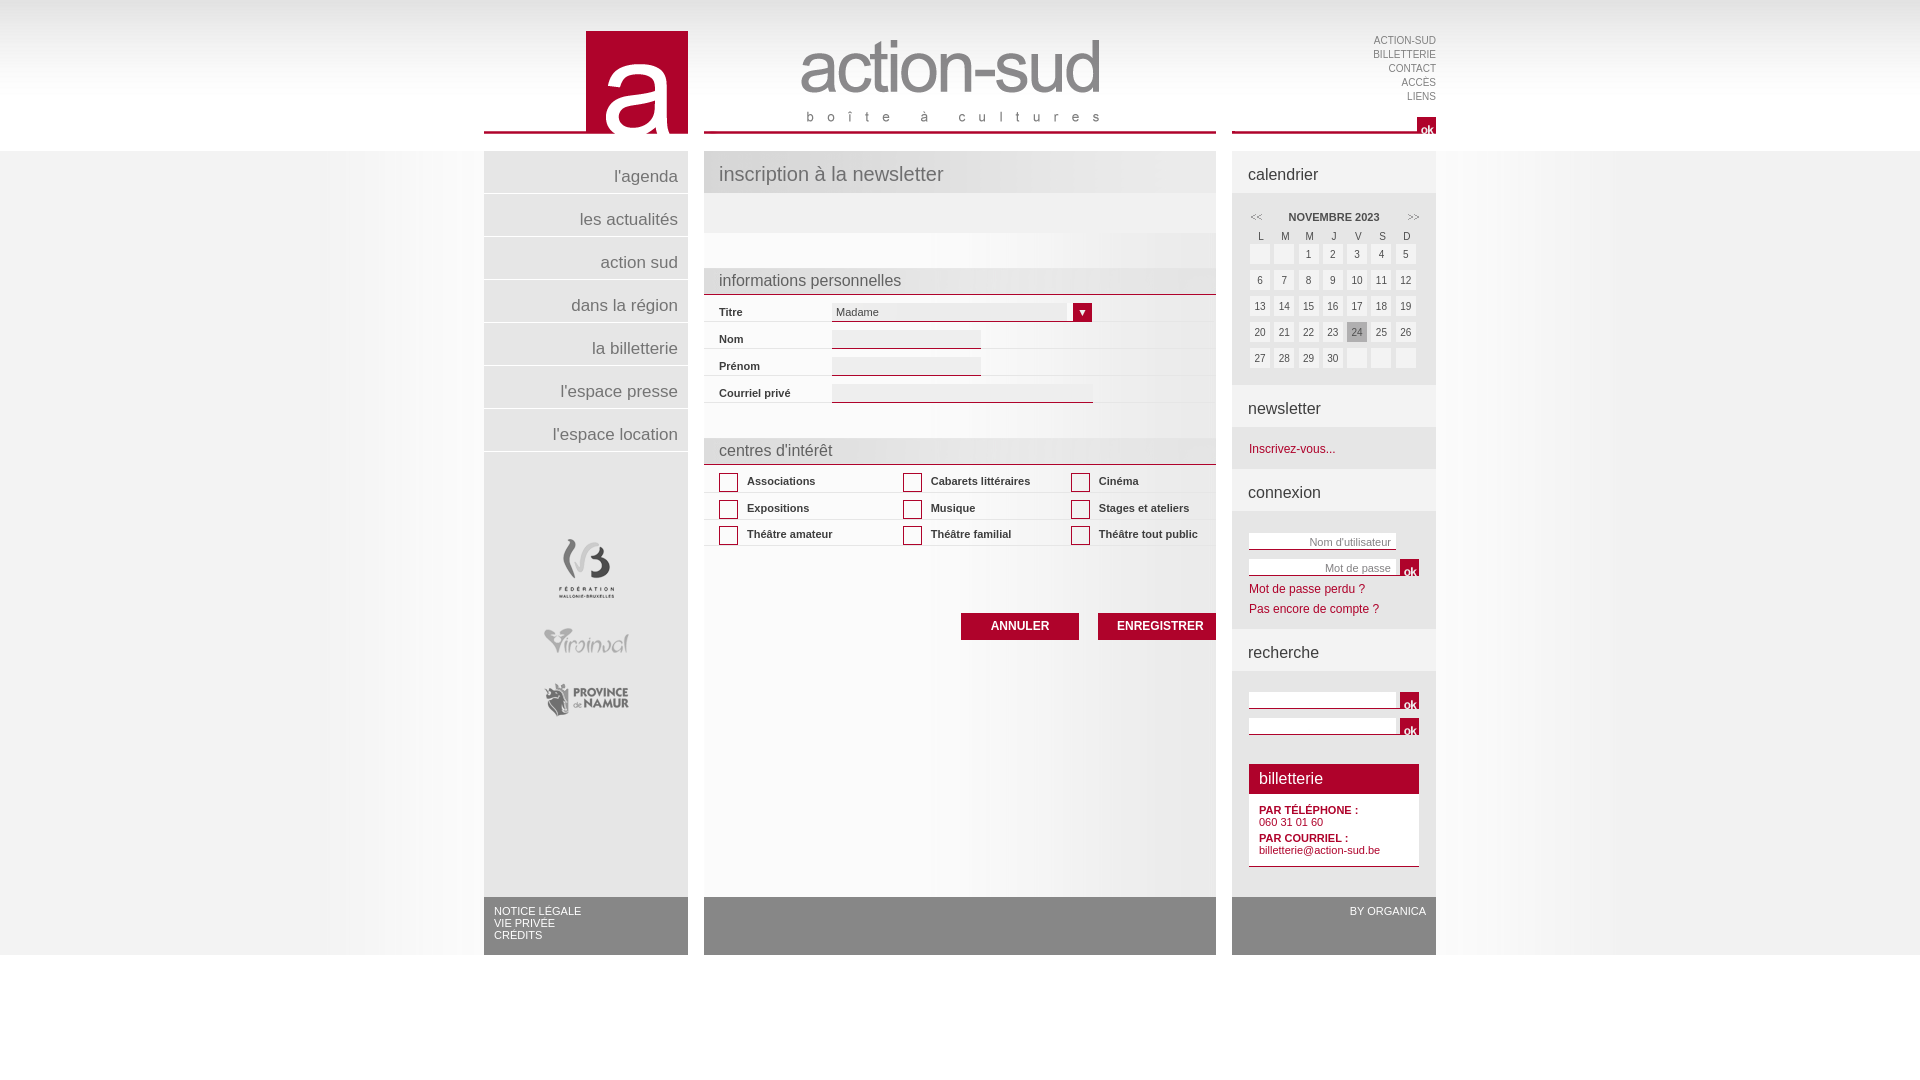  I want to click on '29', so click(1310, 358).